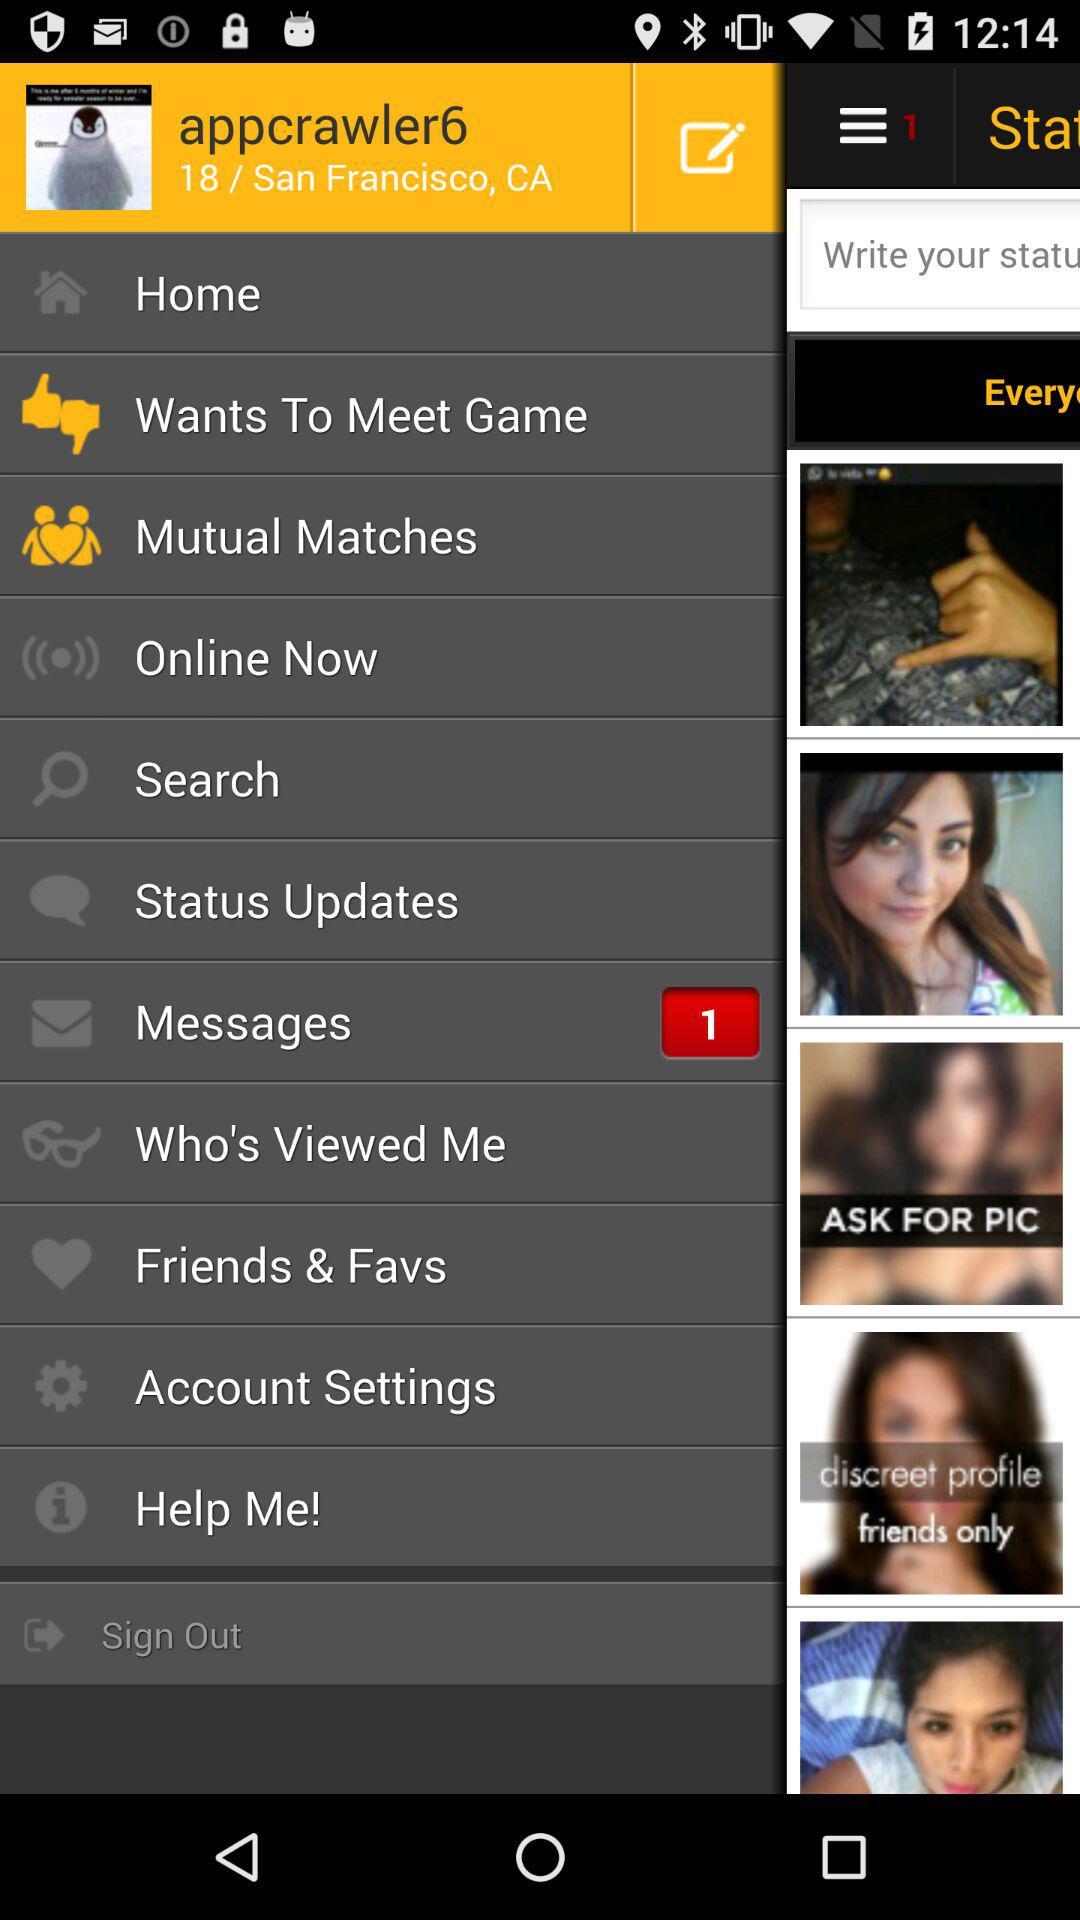 This screenshot has height=1920, width=1080. I want to click on the search icon, so click(393, 777).